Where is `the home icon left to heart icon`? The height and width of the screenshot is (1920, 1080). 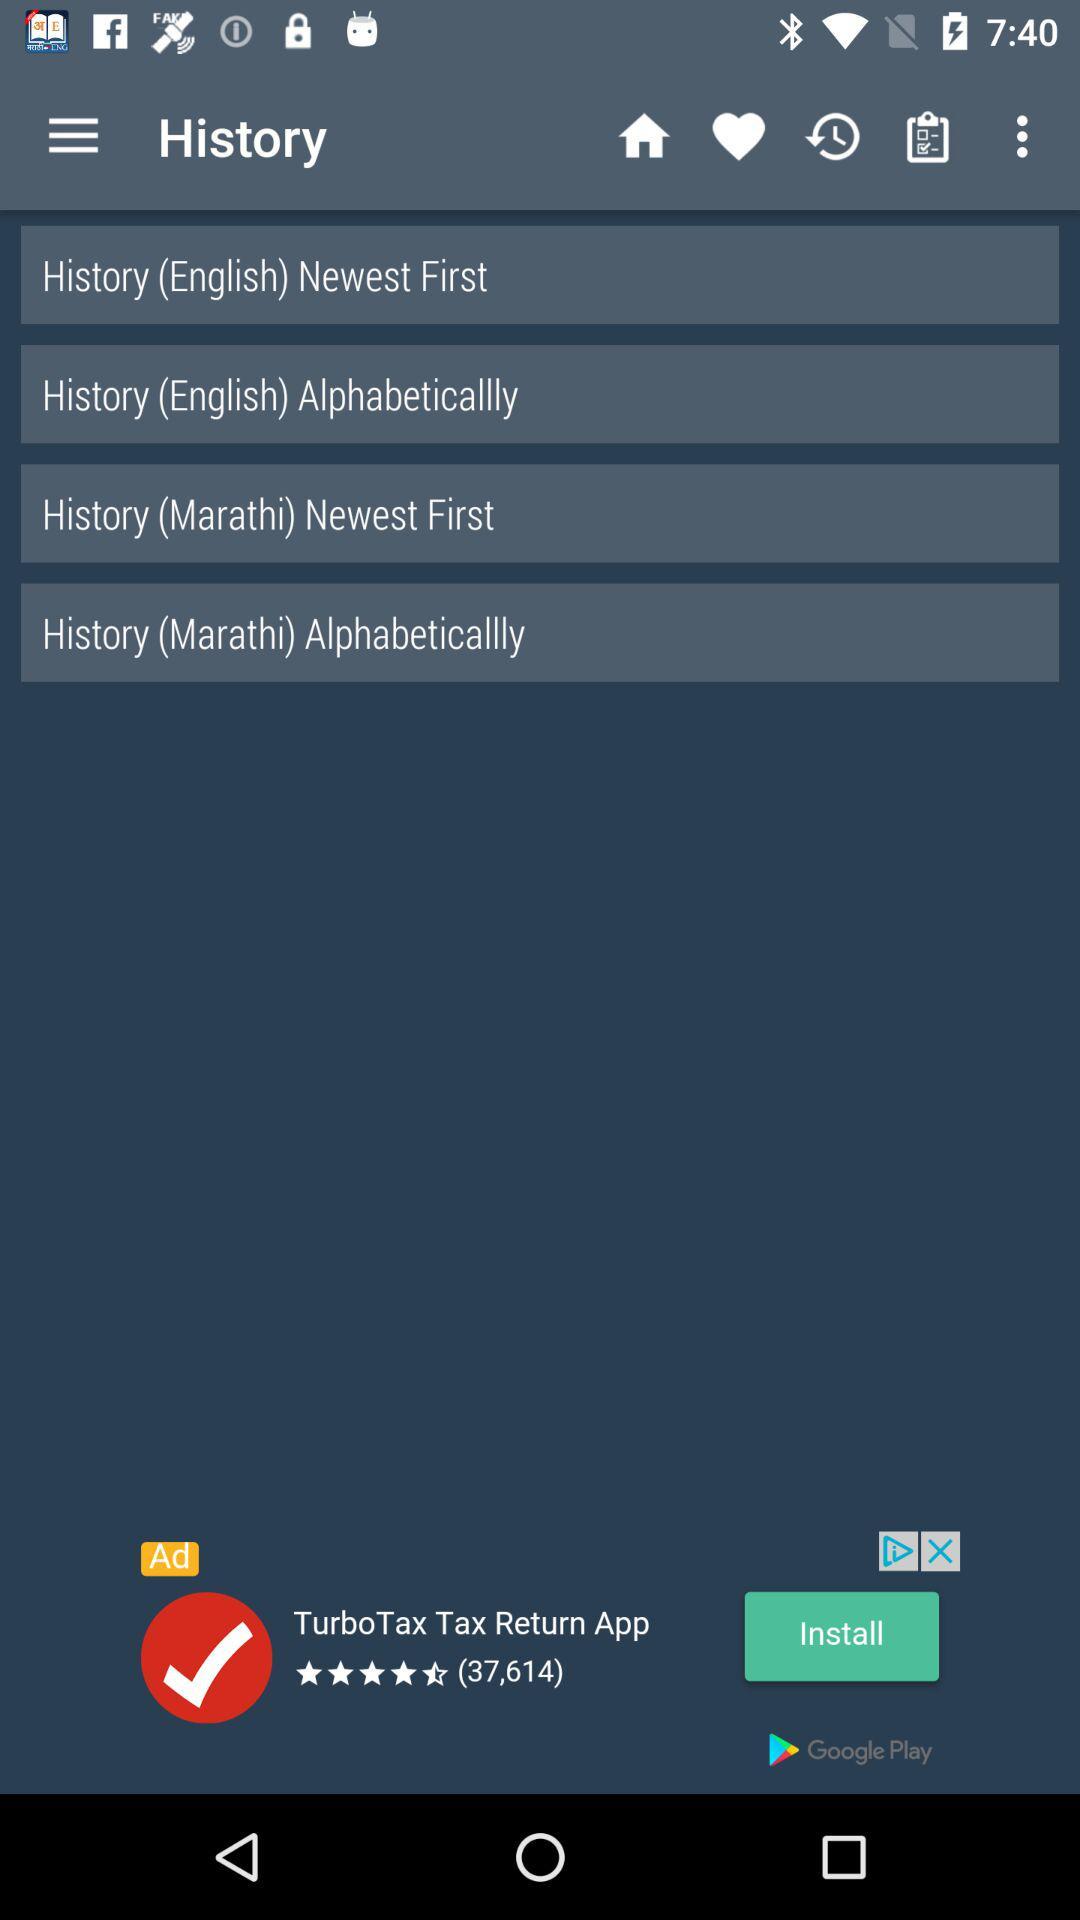
the home icon left to heart icon is located at coordinates (644, 136).